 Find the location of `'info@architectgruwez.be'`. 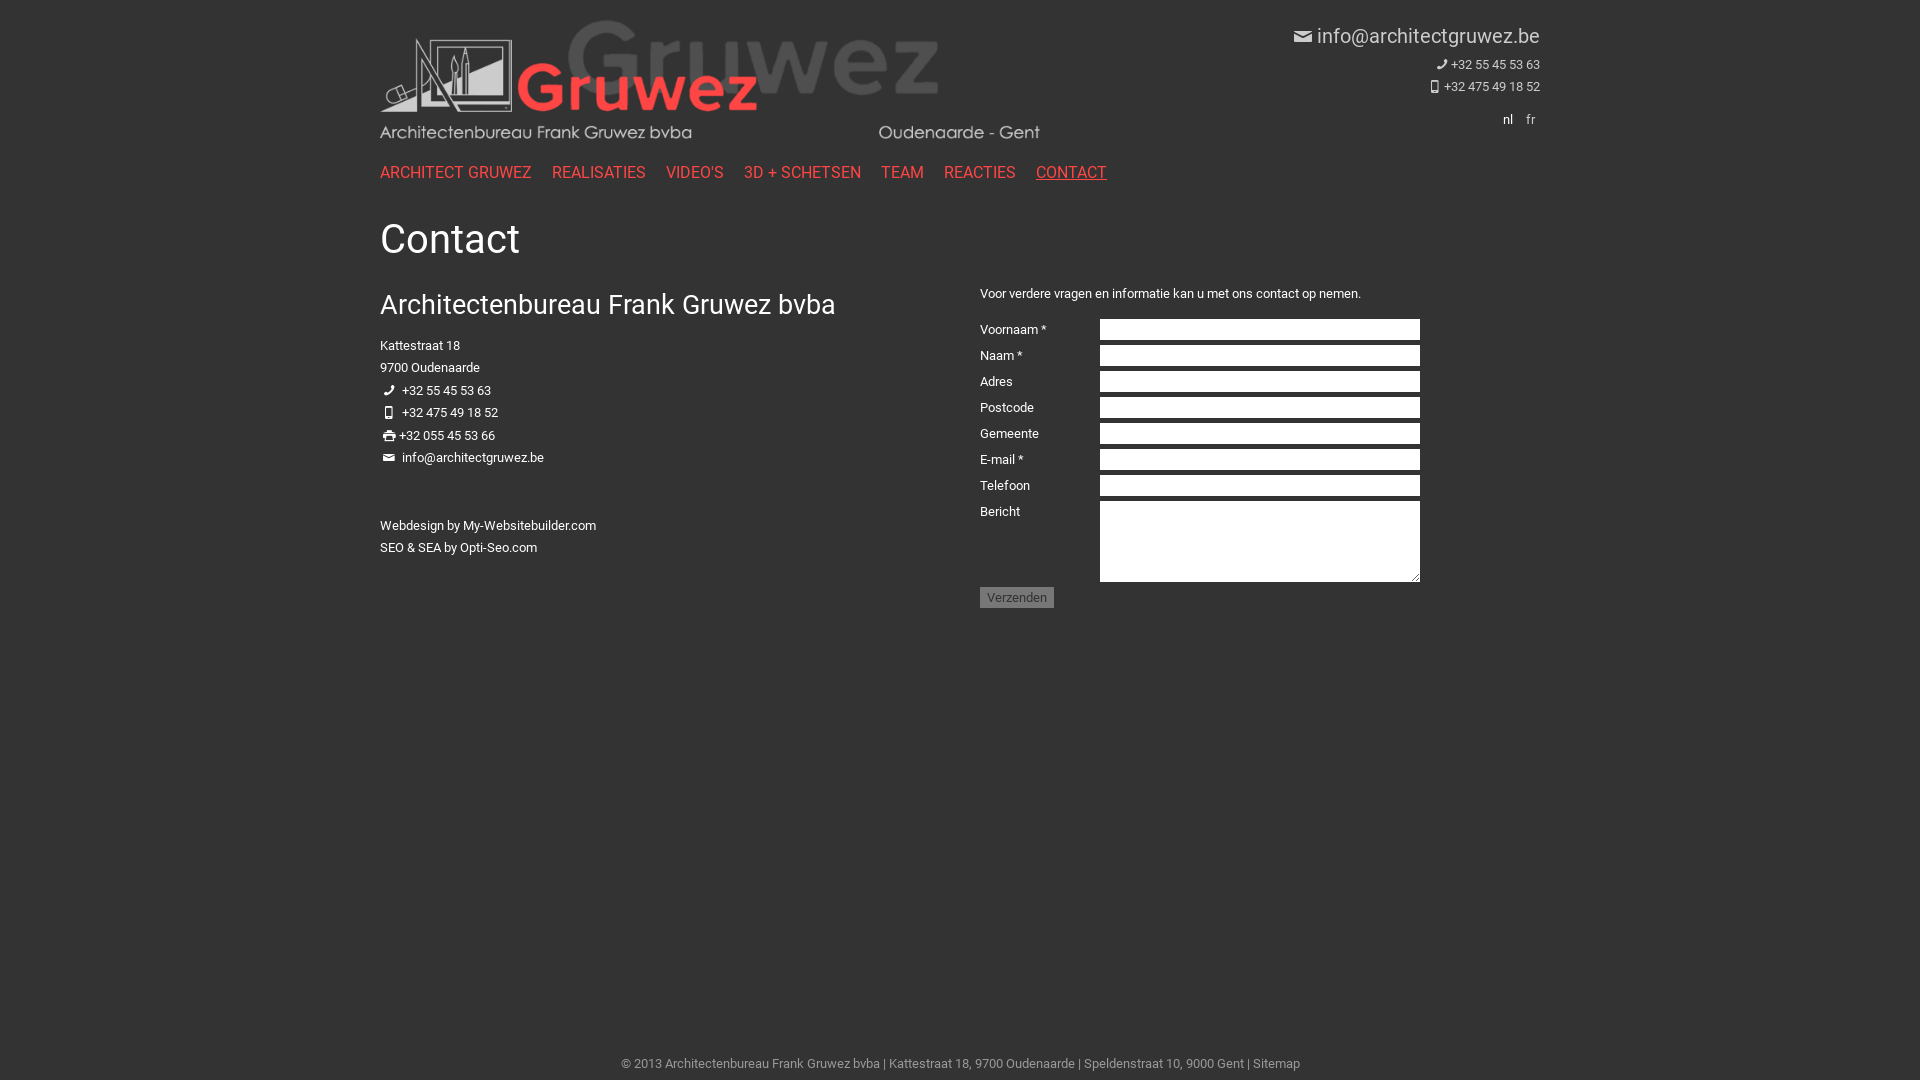

'info@architectgruwez.be' is located at coordinates (1413, 35).